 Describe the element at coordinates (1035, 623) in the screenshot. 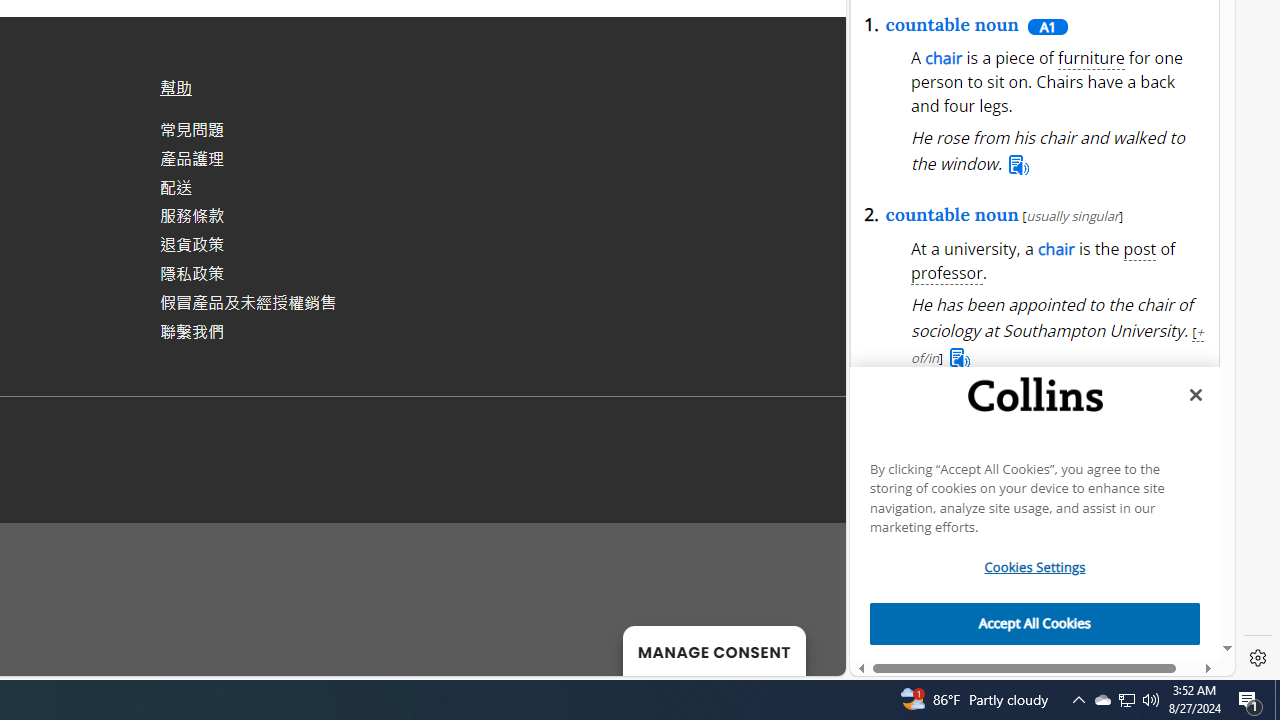

I see `'Accept All Cookies'` at that location.